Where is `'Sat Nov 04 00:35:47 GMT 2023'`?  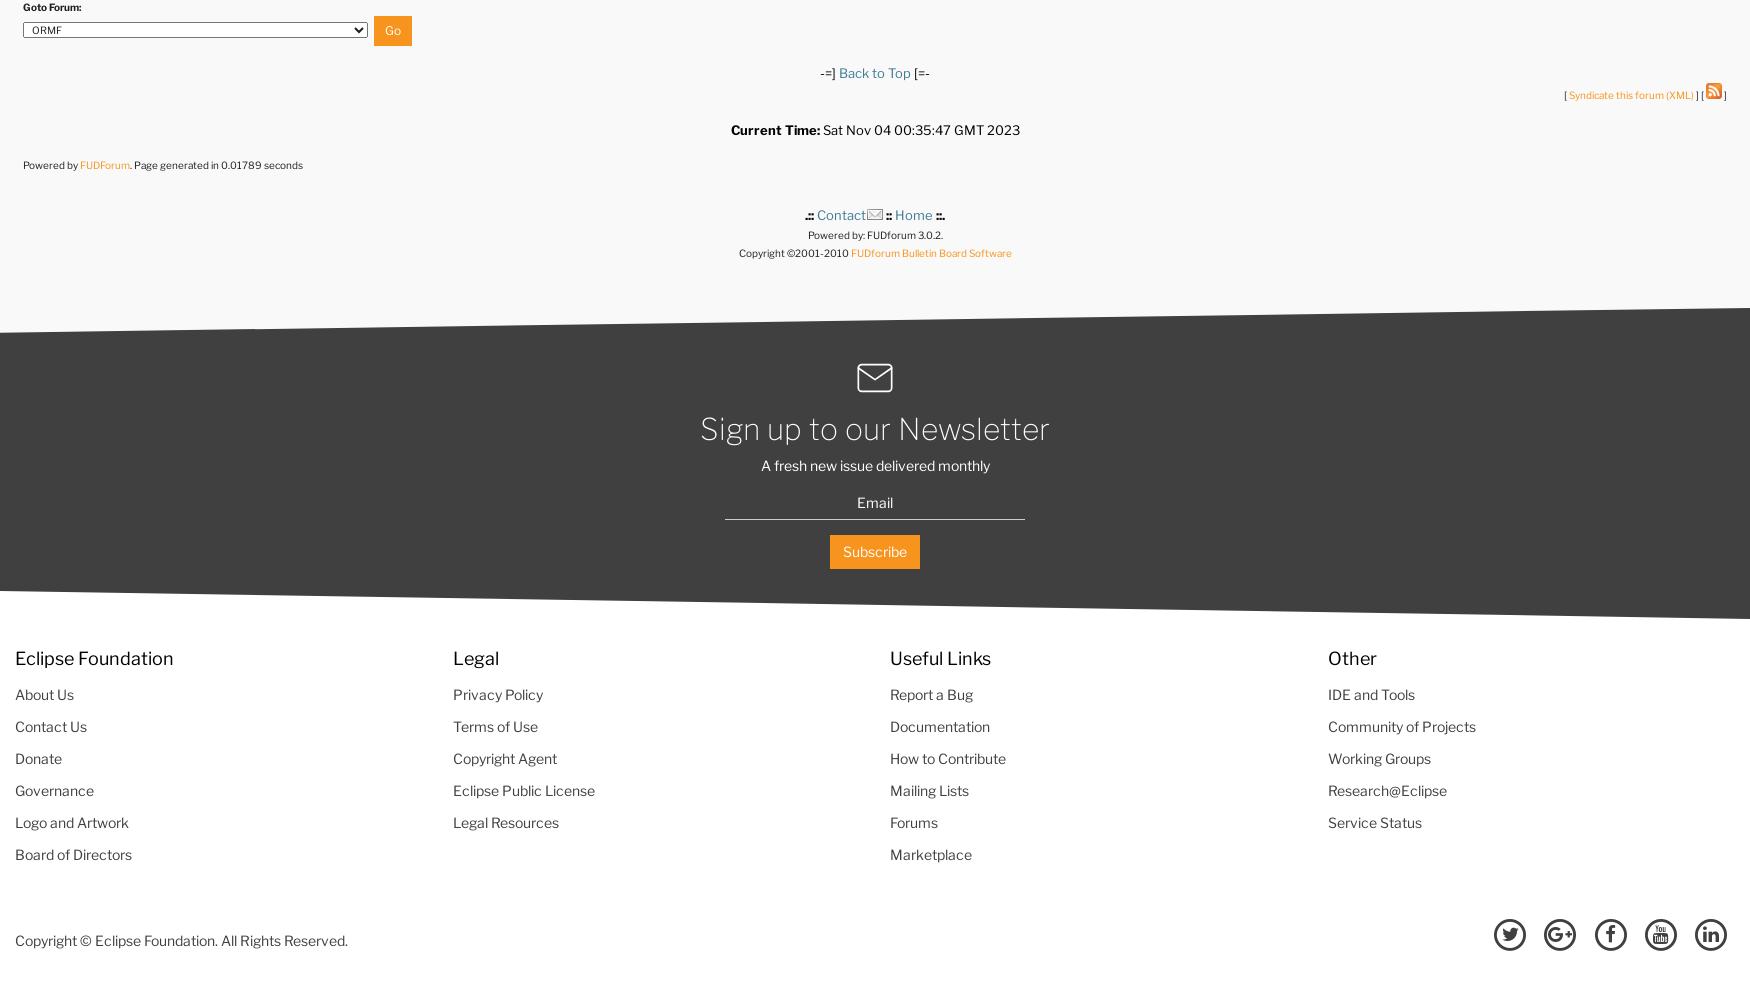 'Sat Nov 04 00:35:47 GMT 2023' is located at coordinates (917, 128).